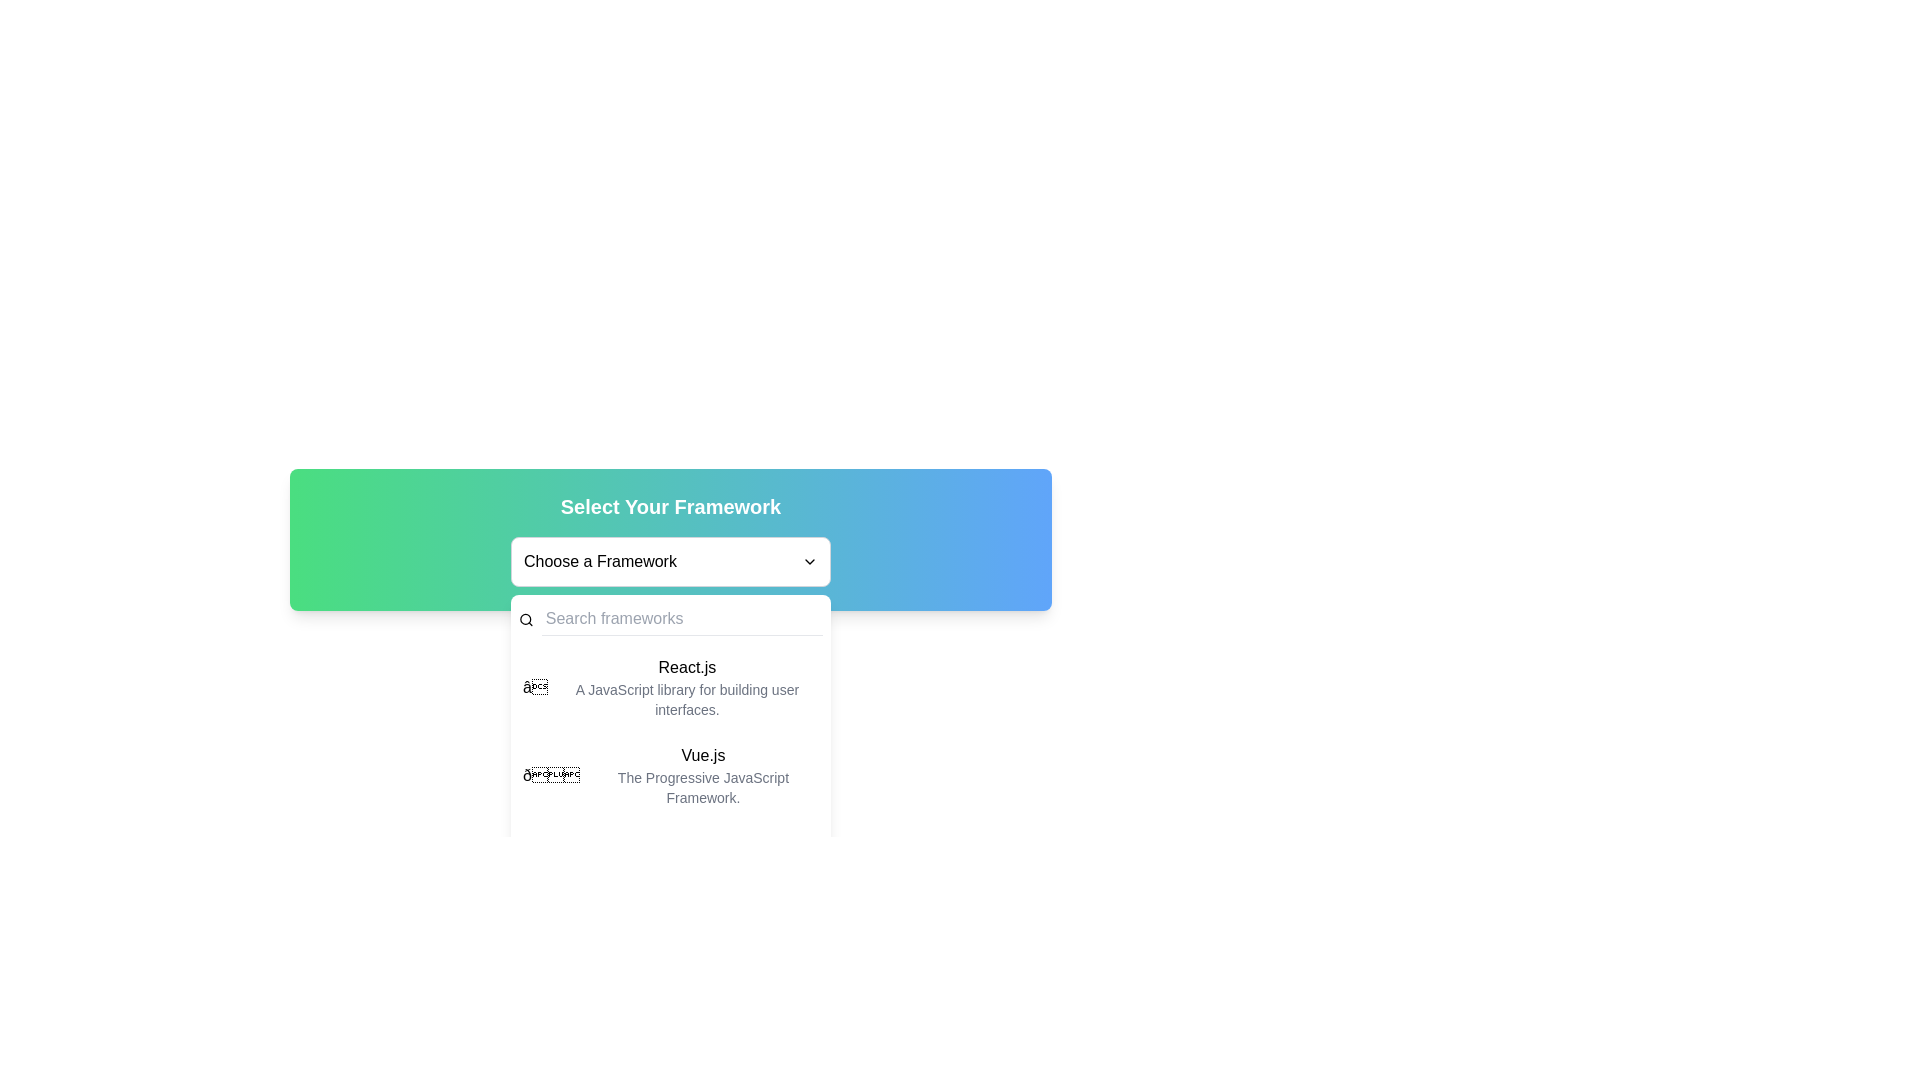  What do you see at coordinates (671, 774) in the screenshot?
I see `the list entry in the dropdown menu labeled 'Vue.js'` at bounding box center [671, 774].